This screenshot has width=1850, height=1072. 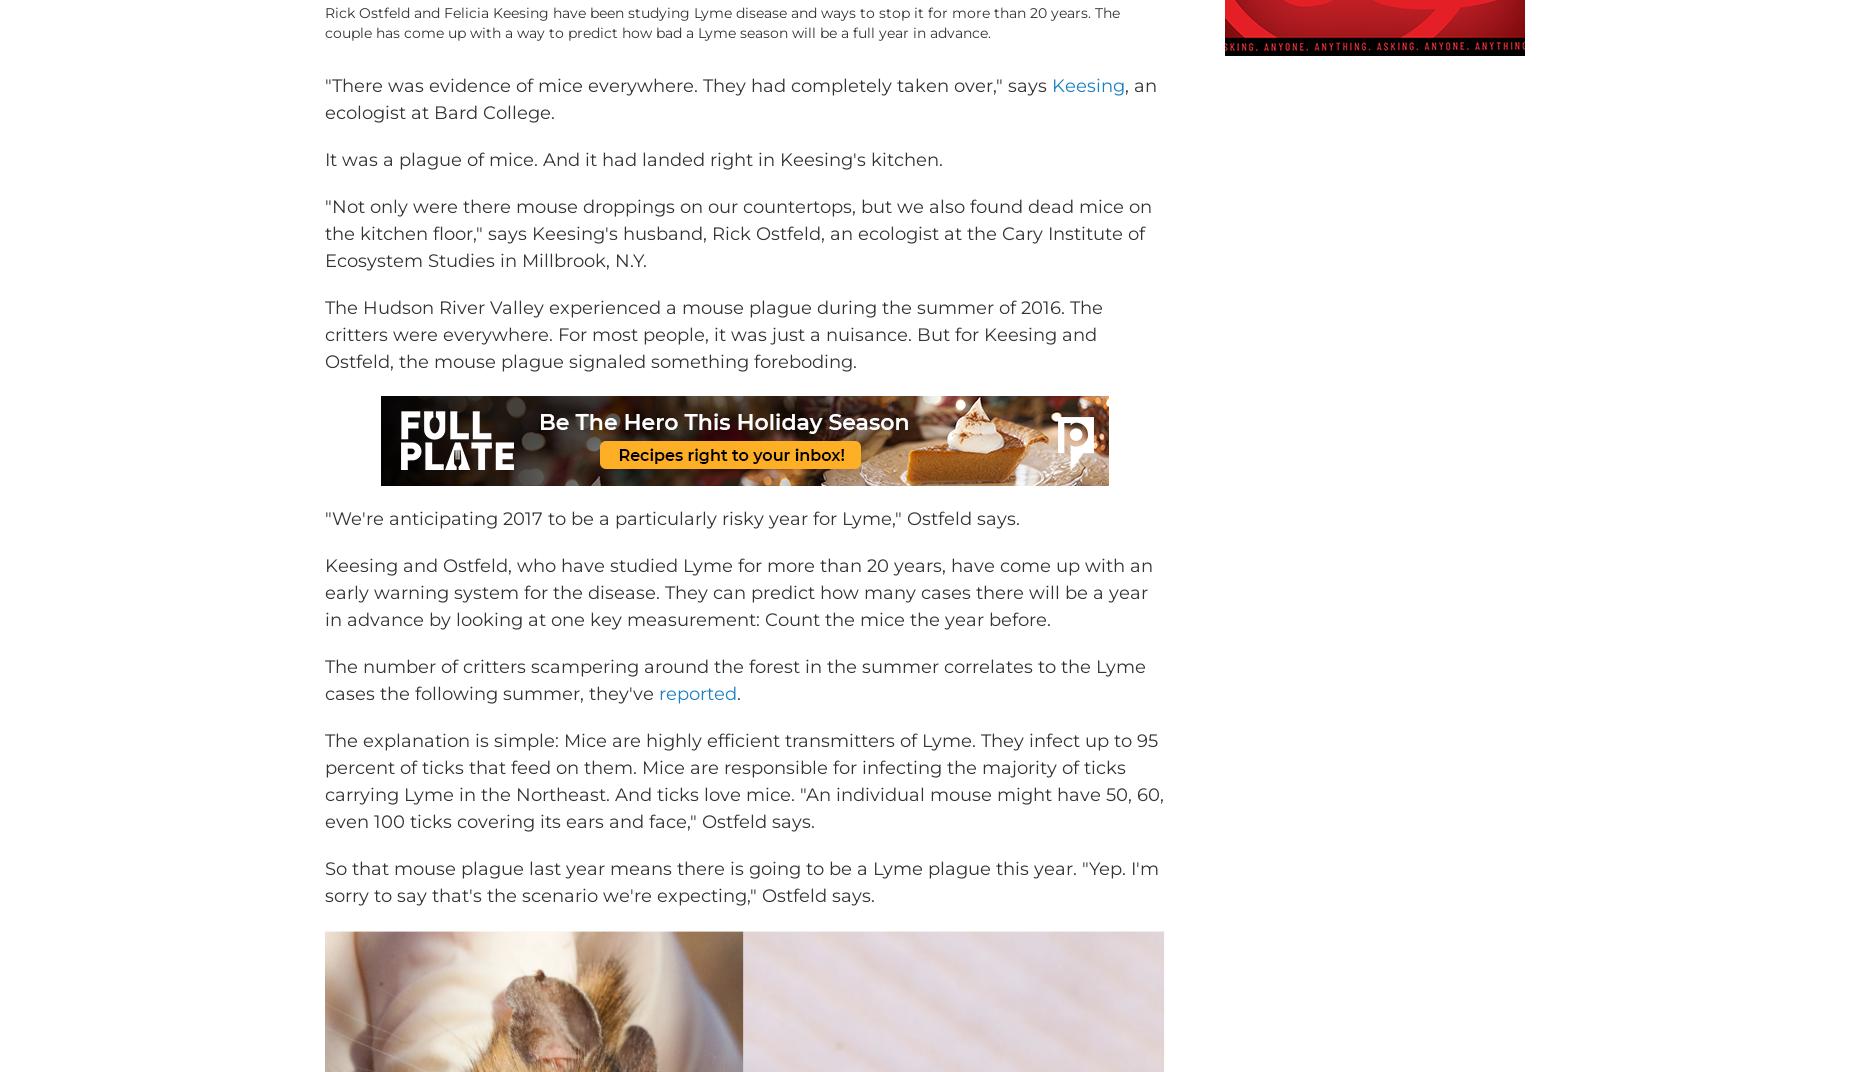 I want to click on 'The explanation is simple: Mice are highly efficient transmitters of Lyme. They infect up to 95 percent of ticks that feed on them. Mice are responsible for infecting the majority of ticks carrying Lyme in the Northeast. And ticks love mice. "An individual mouse might have 50, 60, even 100 ticks covering its ears and face," Ostfeld says.', so click(x=744, y=809).